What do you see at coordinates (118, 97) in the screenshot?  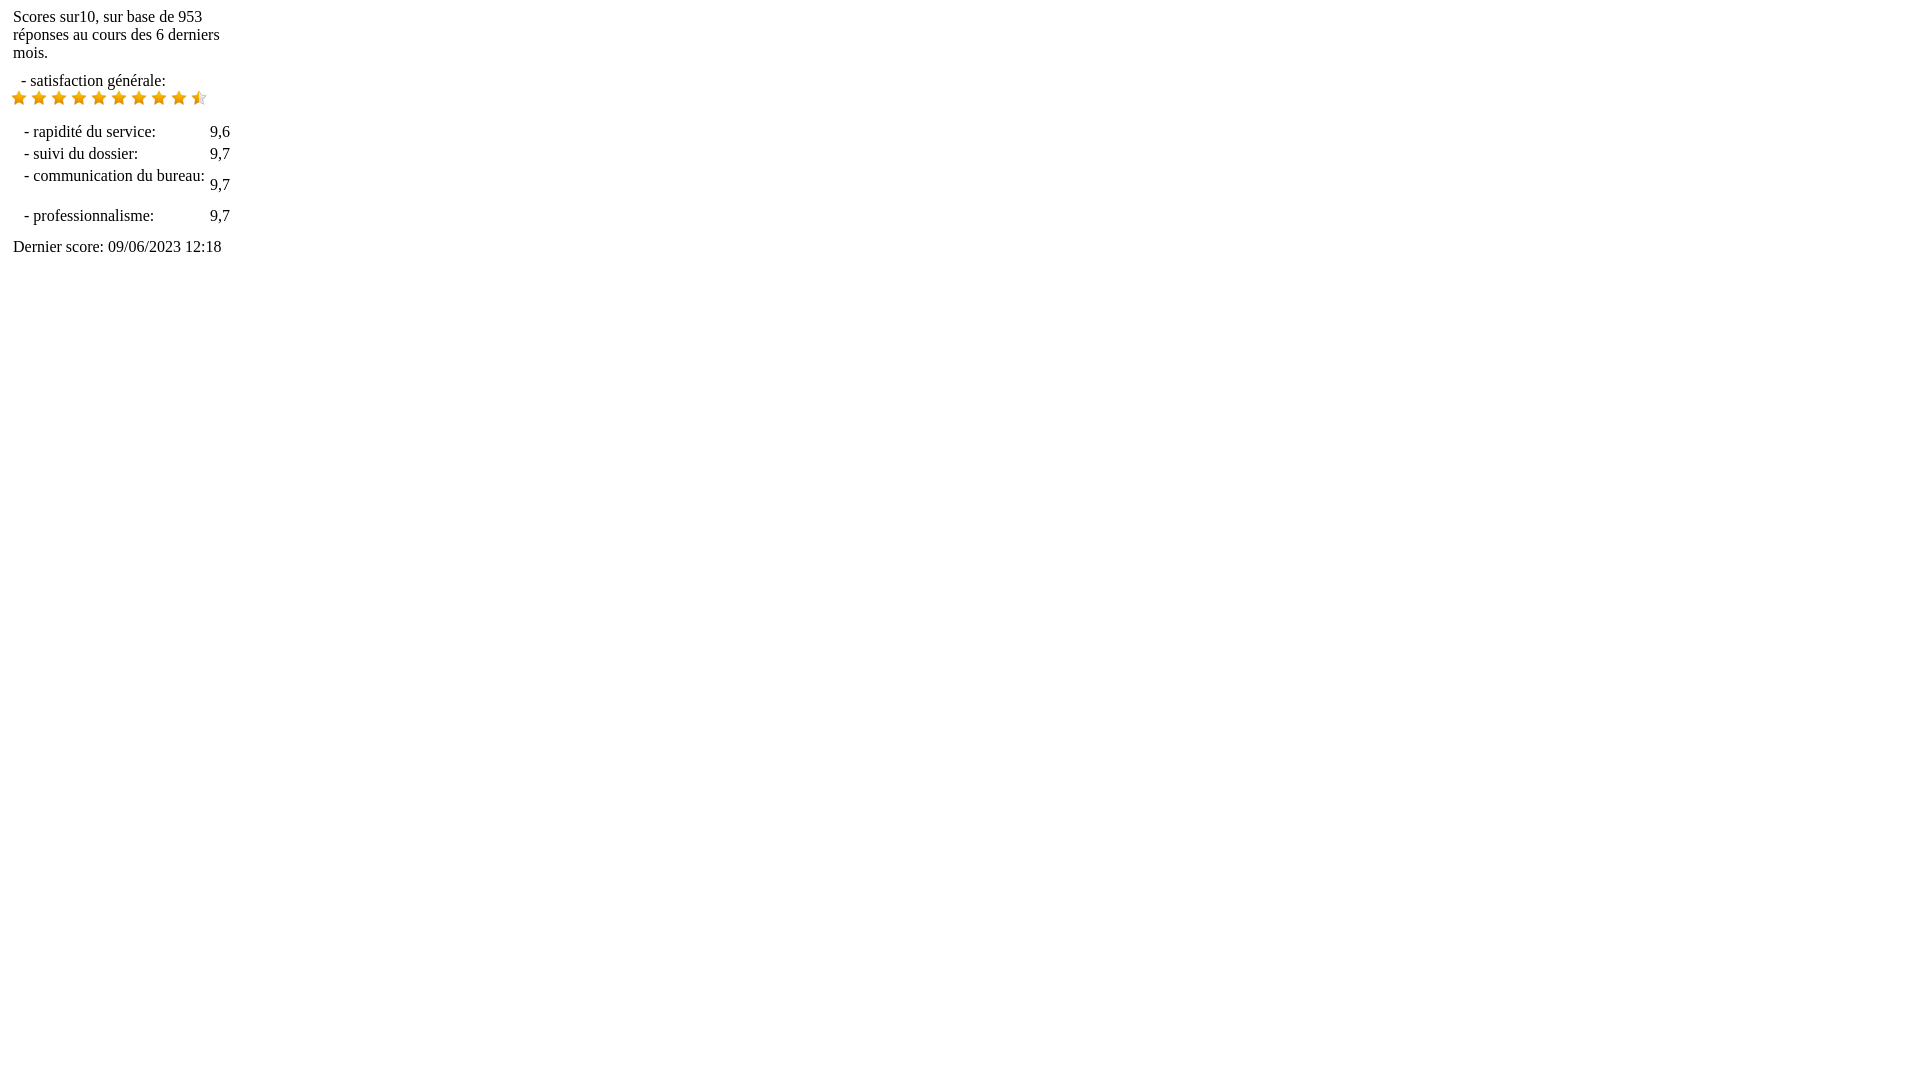 I see `'9.6715634837356'` at bounding box center [118, 97].